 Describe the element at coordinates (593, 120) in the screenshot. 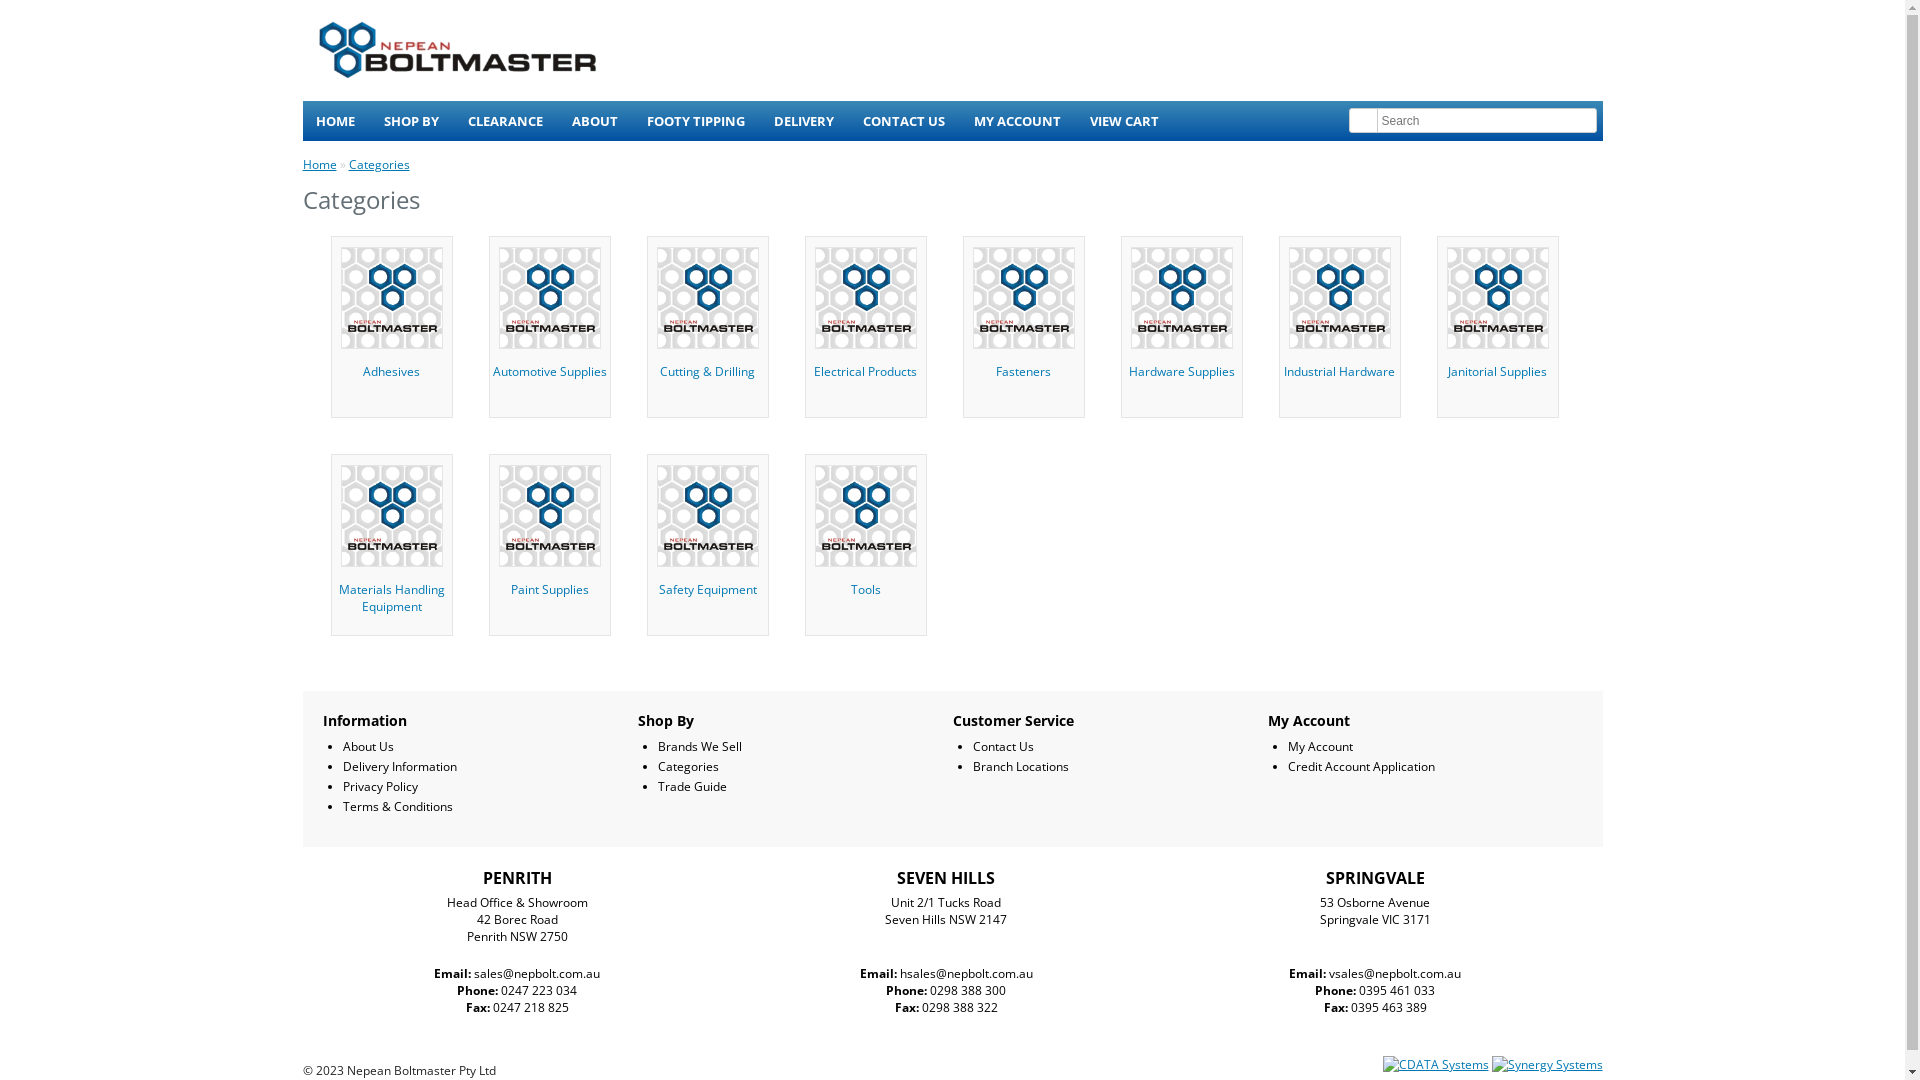

I see `'ABOUT'` at that location.